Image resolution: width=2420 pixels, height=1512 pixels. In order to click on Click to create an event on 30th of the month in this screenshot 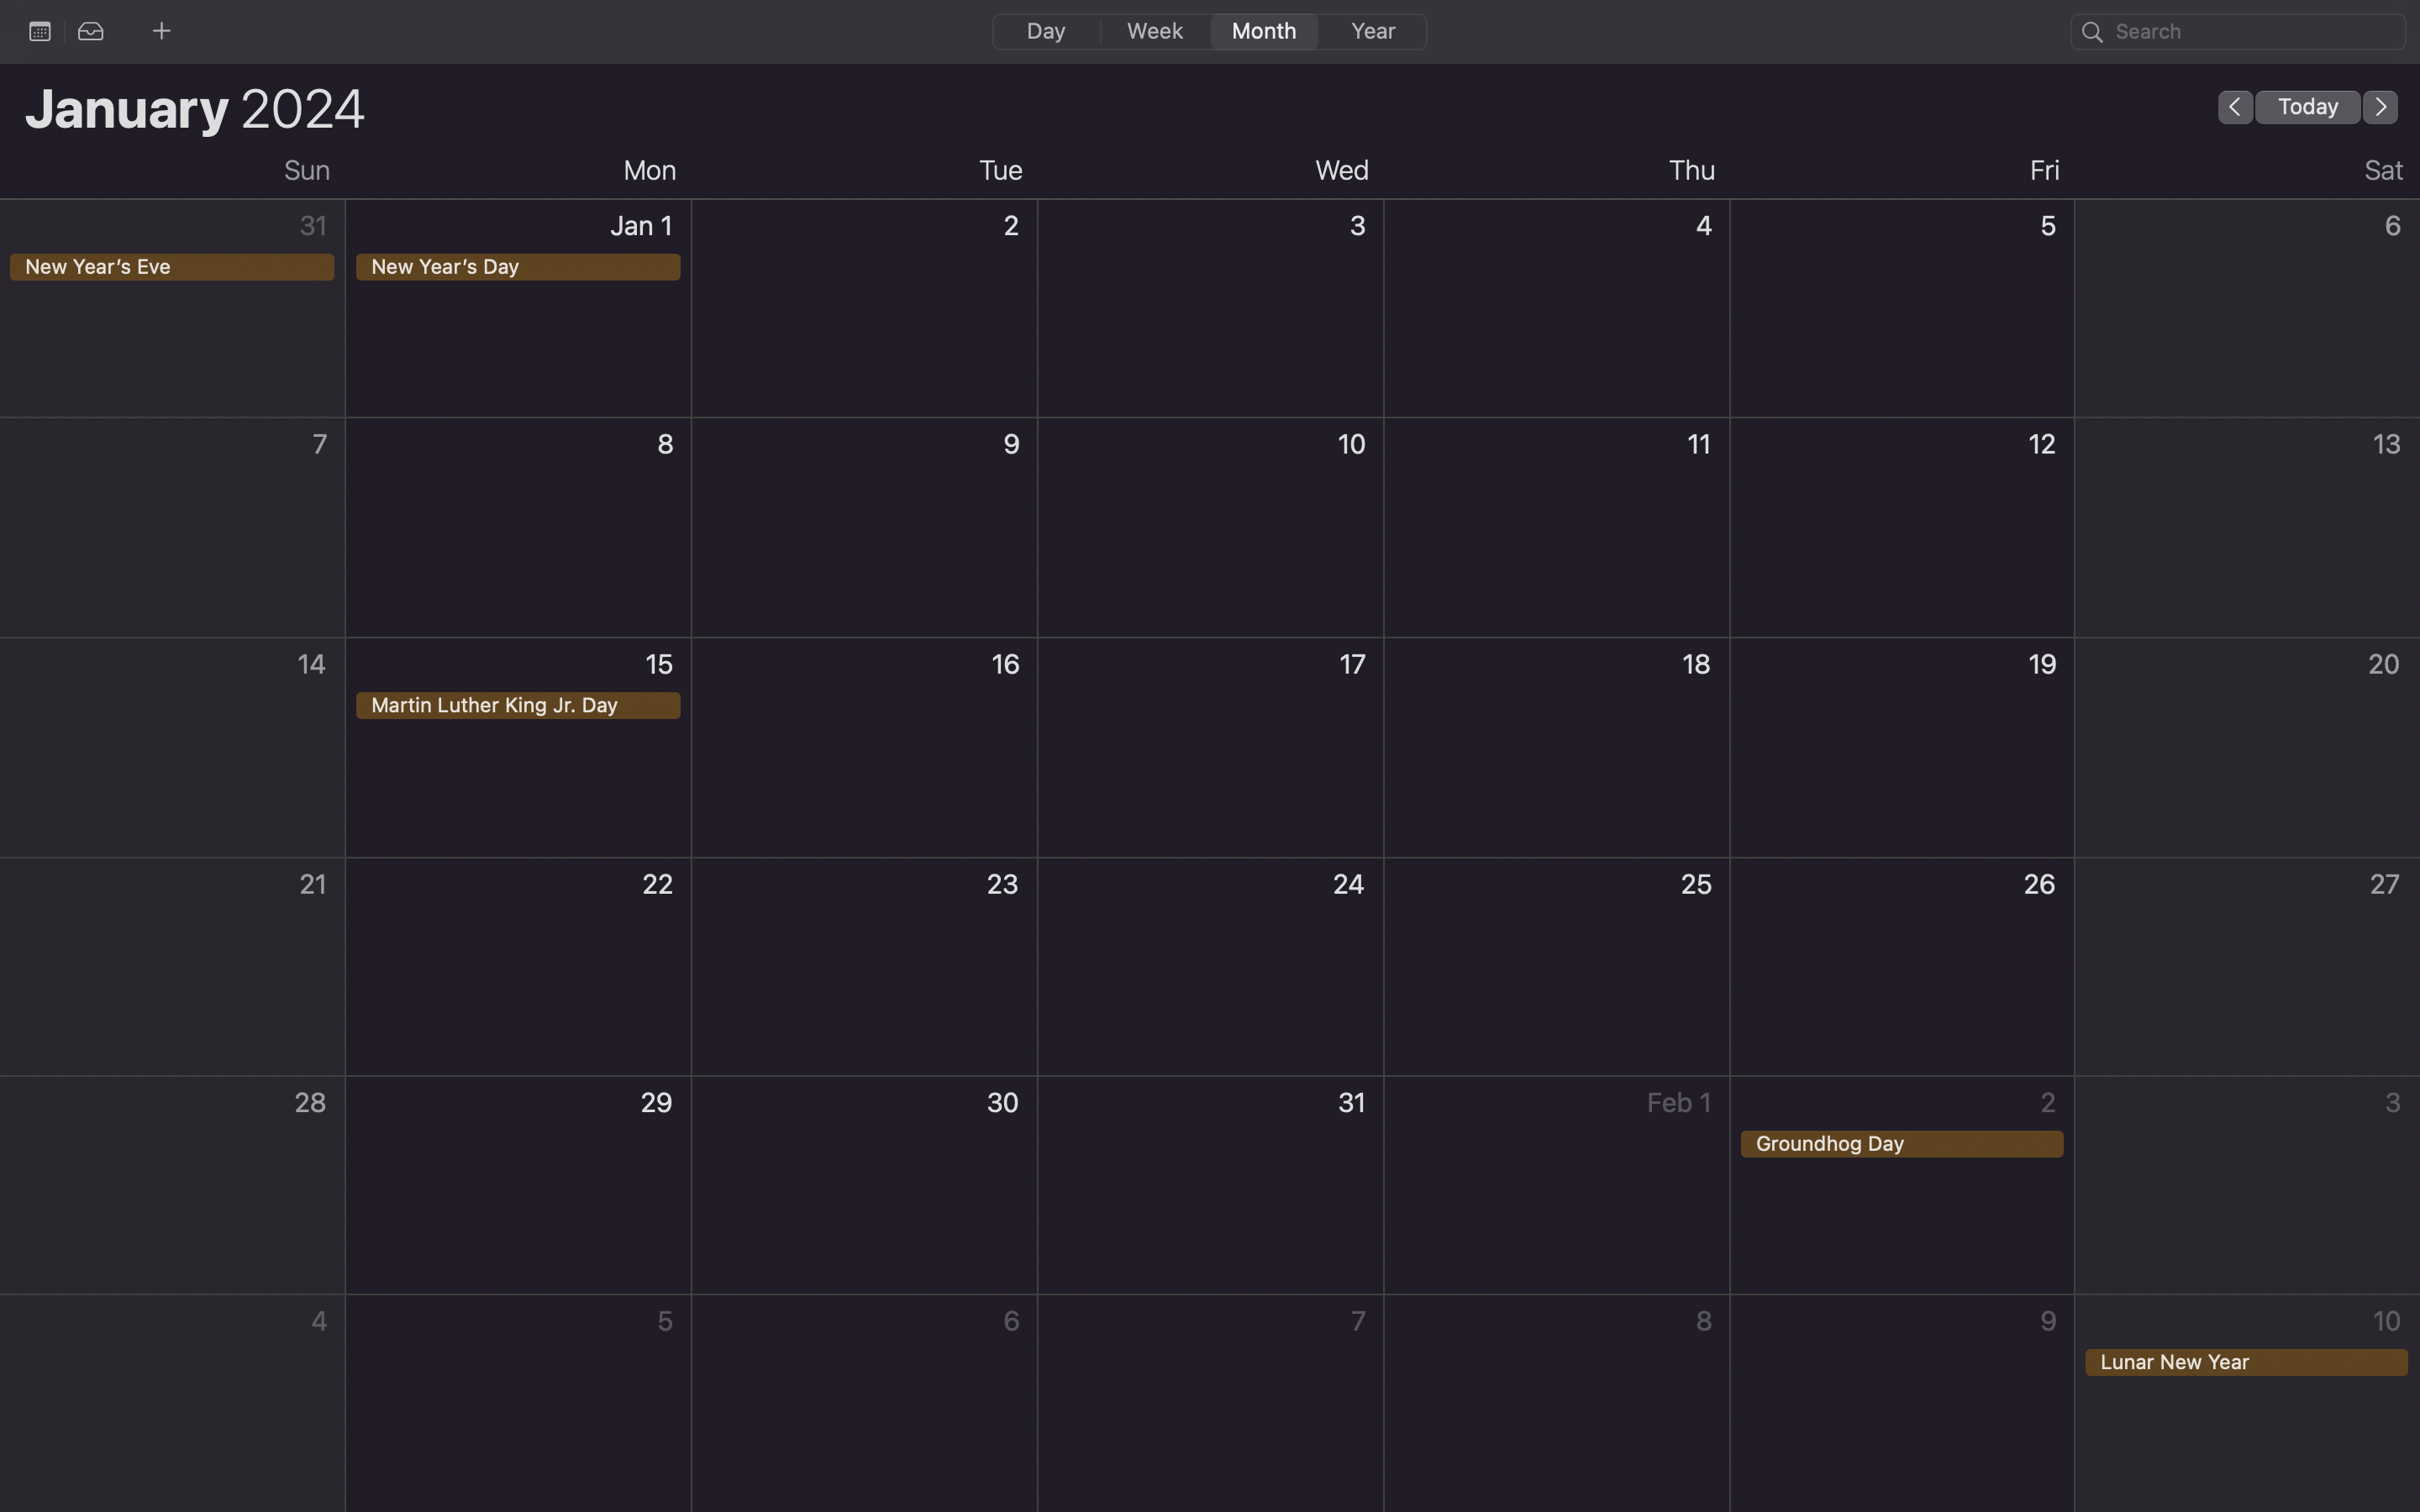, I will do `click(865, 1187)`.